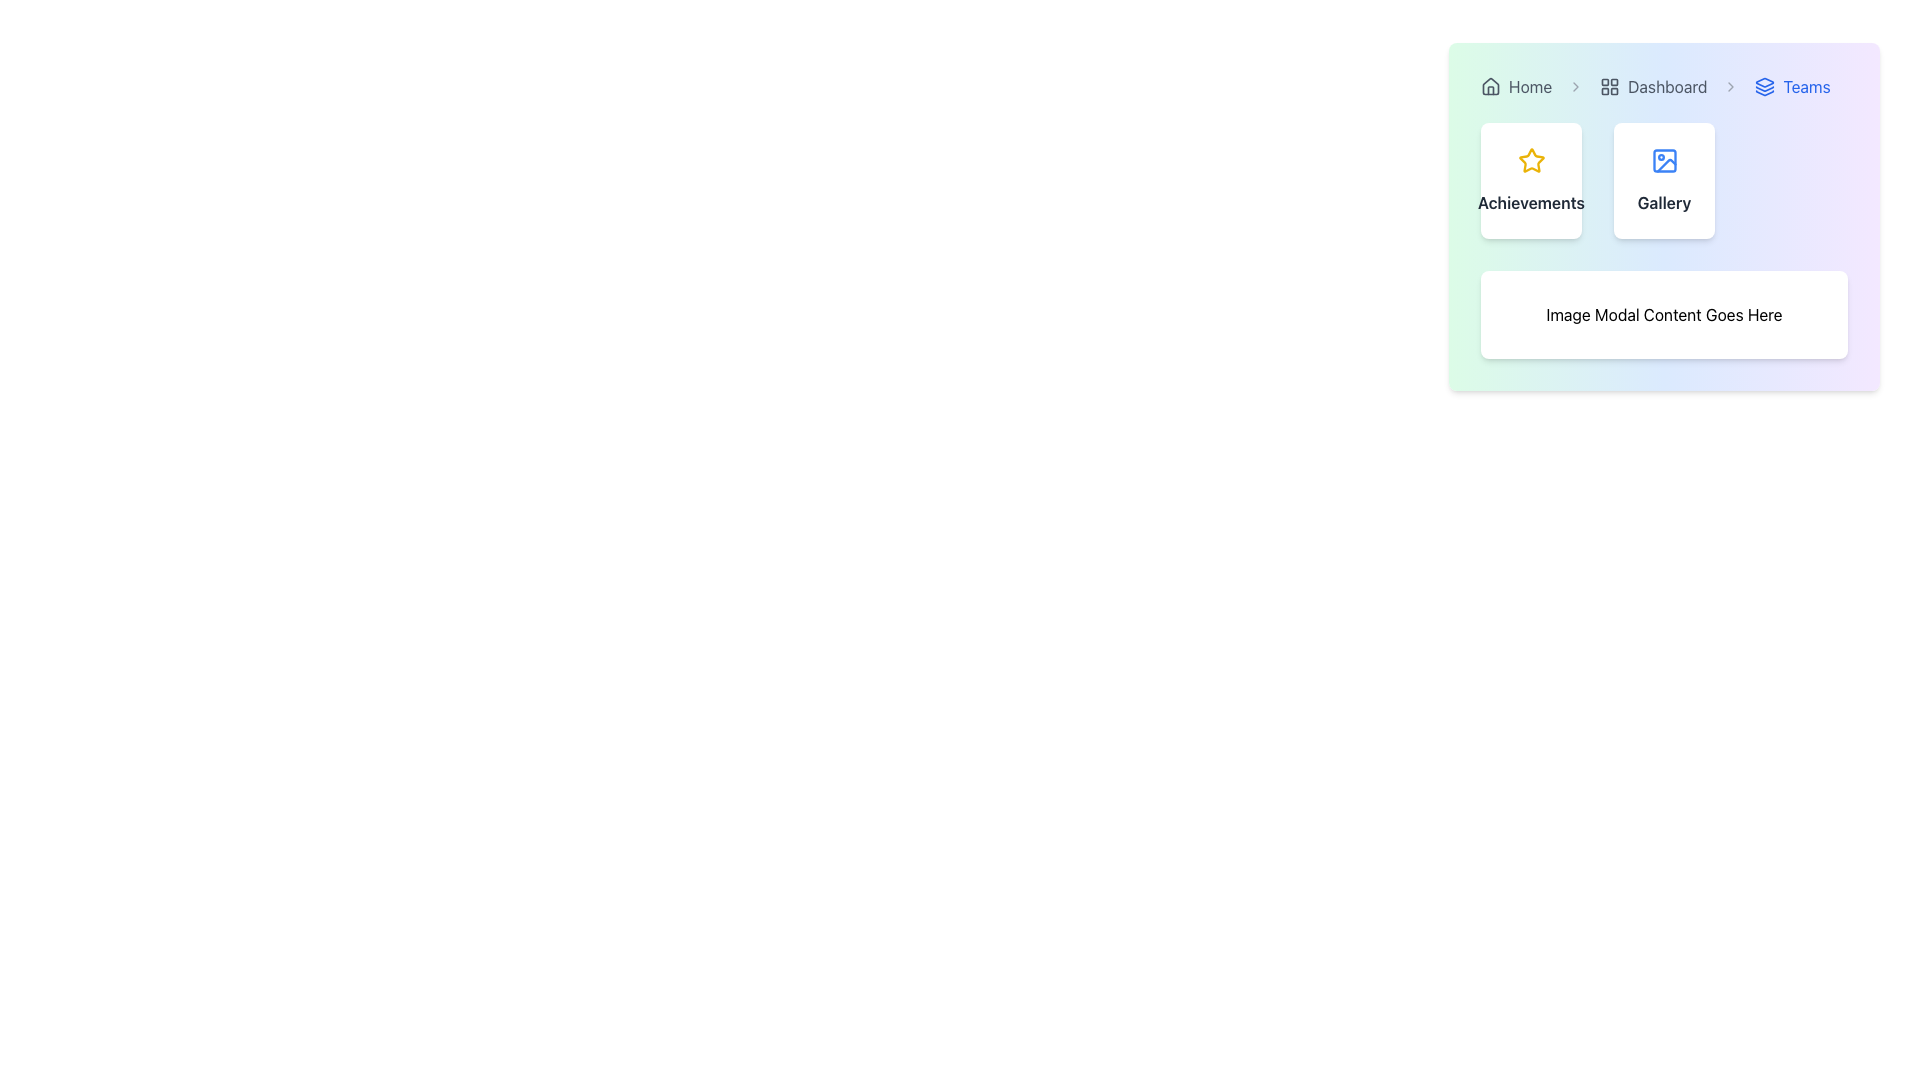 This screenshot has width=1920, height=1080. Describe the element at coordinates (1530, 160) in the screenshot. I see `the star icon representing achievements on the dashboard, located in the upper-left area of the 'Achievements' card` at that location.